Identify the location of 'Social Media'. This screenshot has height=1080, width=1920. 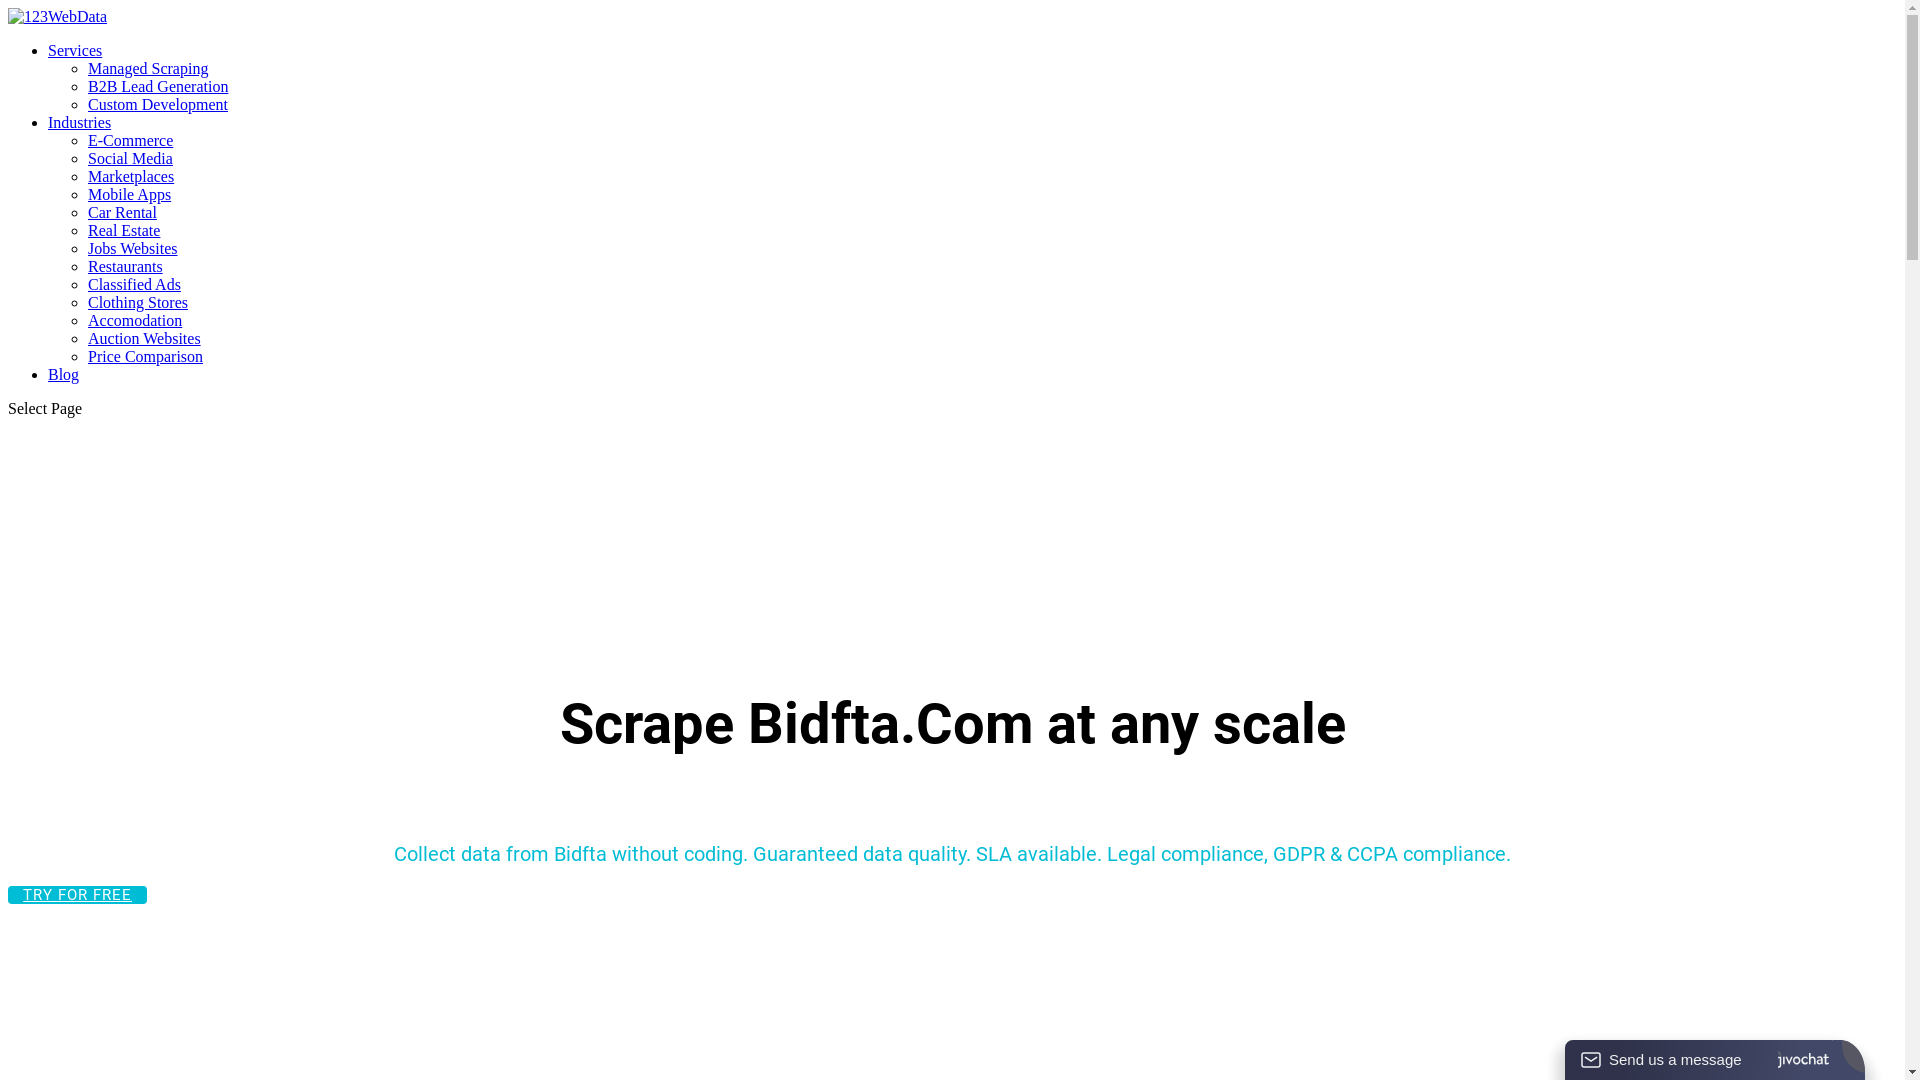
(129, 157).